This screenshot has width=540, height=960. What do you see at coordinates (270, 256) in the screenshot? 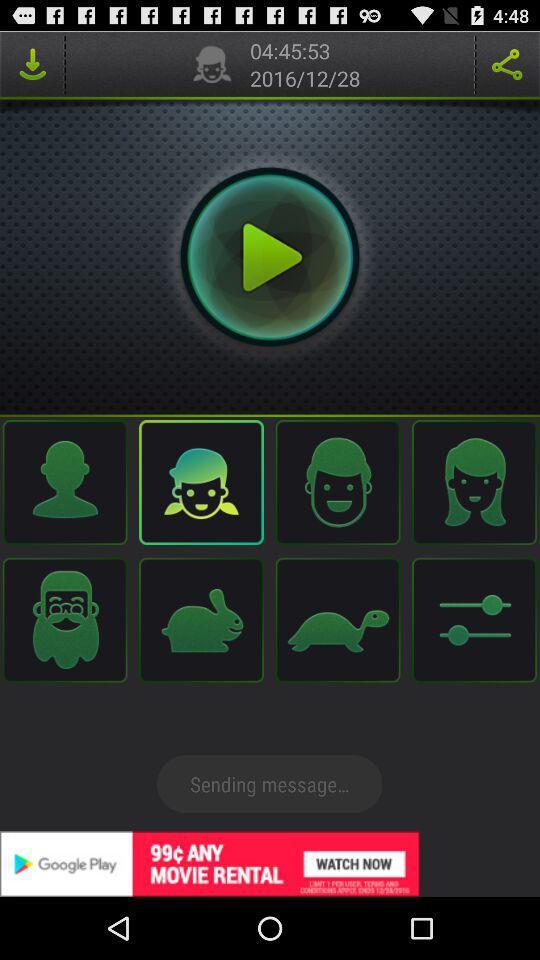
I see `play option` at bounding box center [270, 256].